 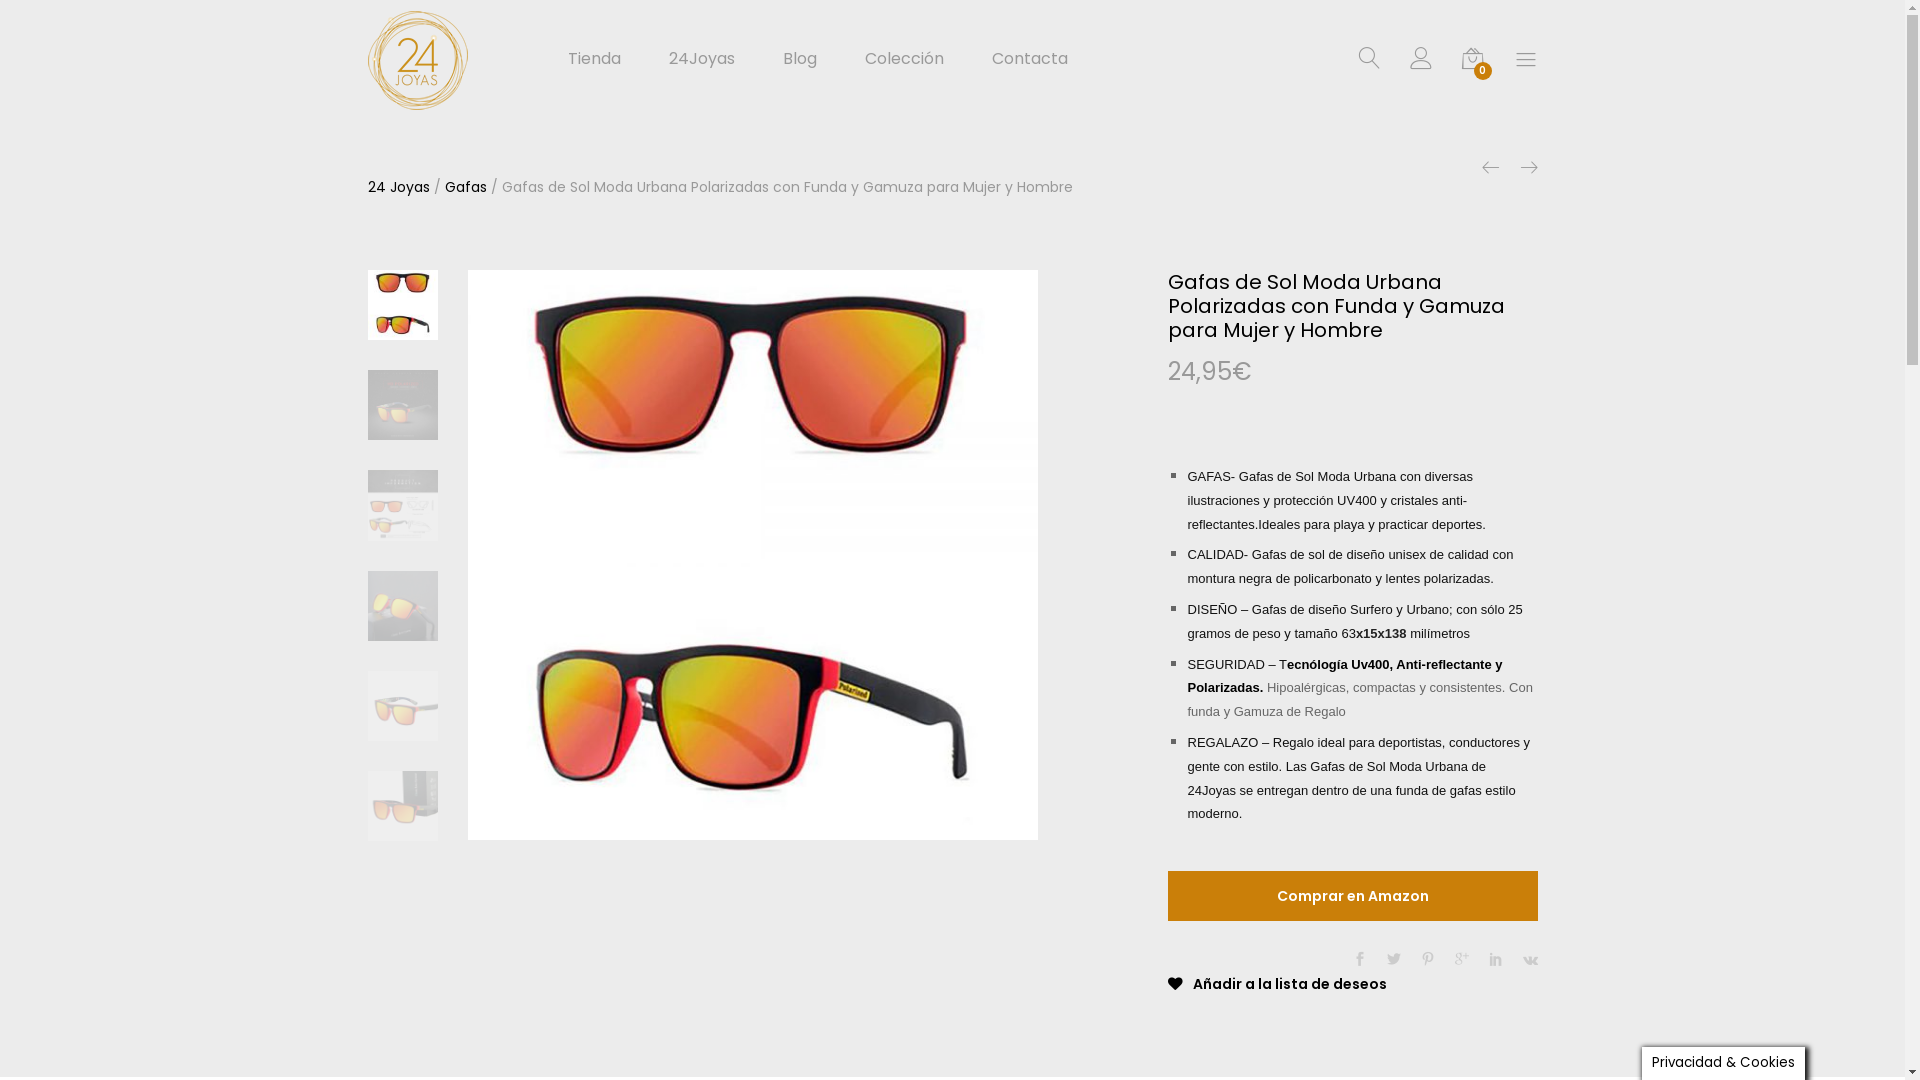 What do you see at coordinates (992, 57) in the screenshot?
I see `'Contacta'` at bounding box center [992, 57].